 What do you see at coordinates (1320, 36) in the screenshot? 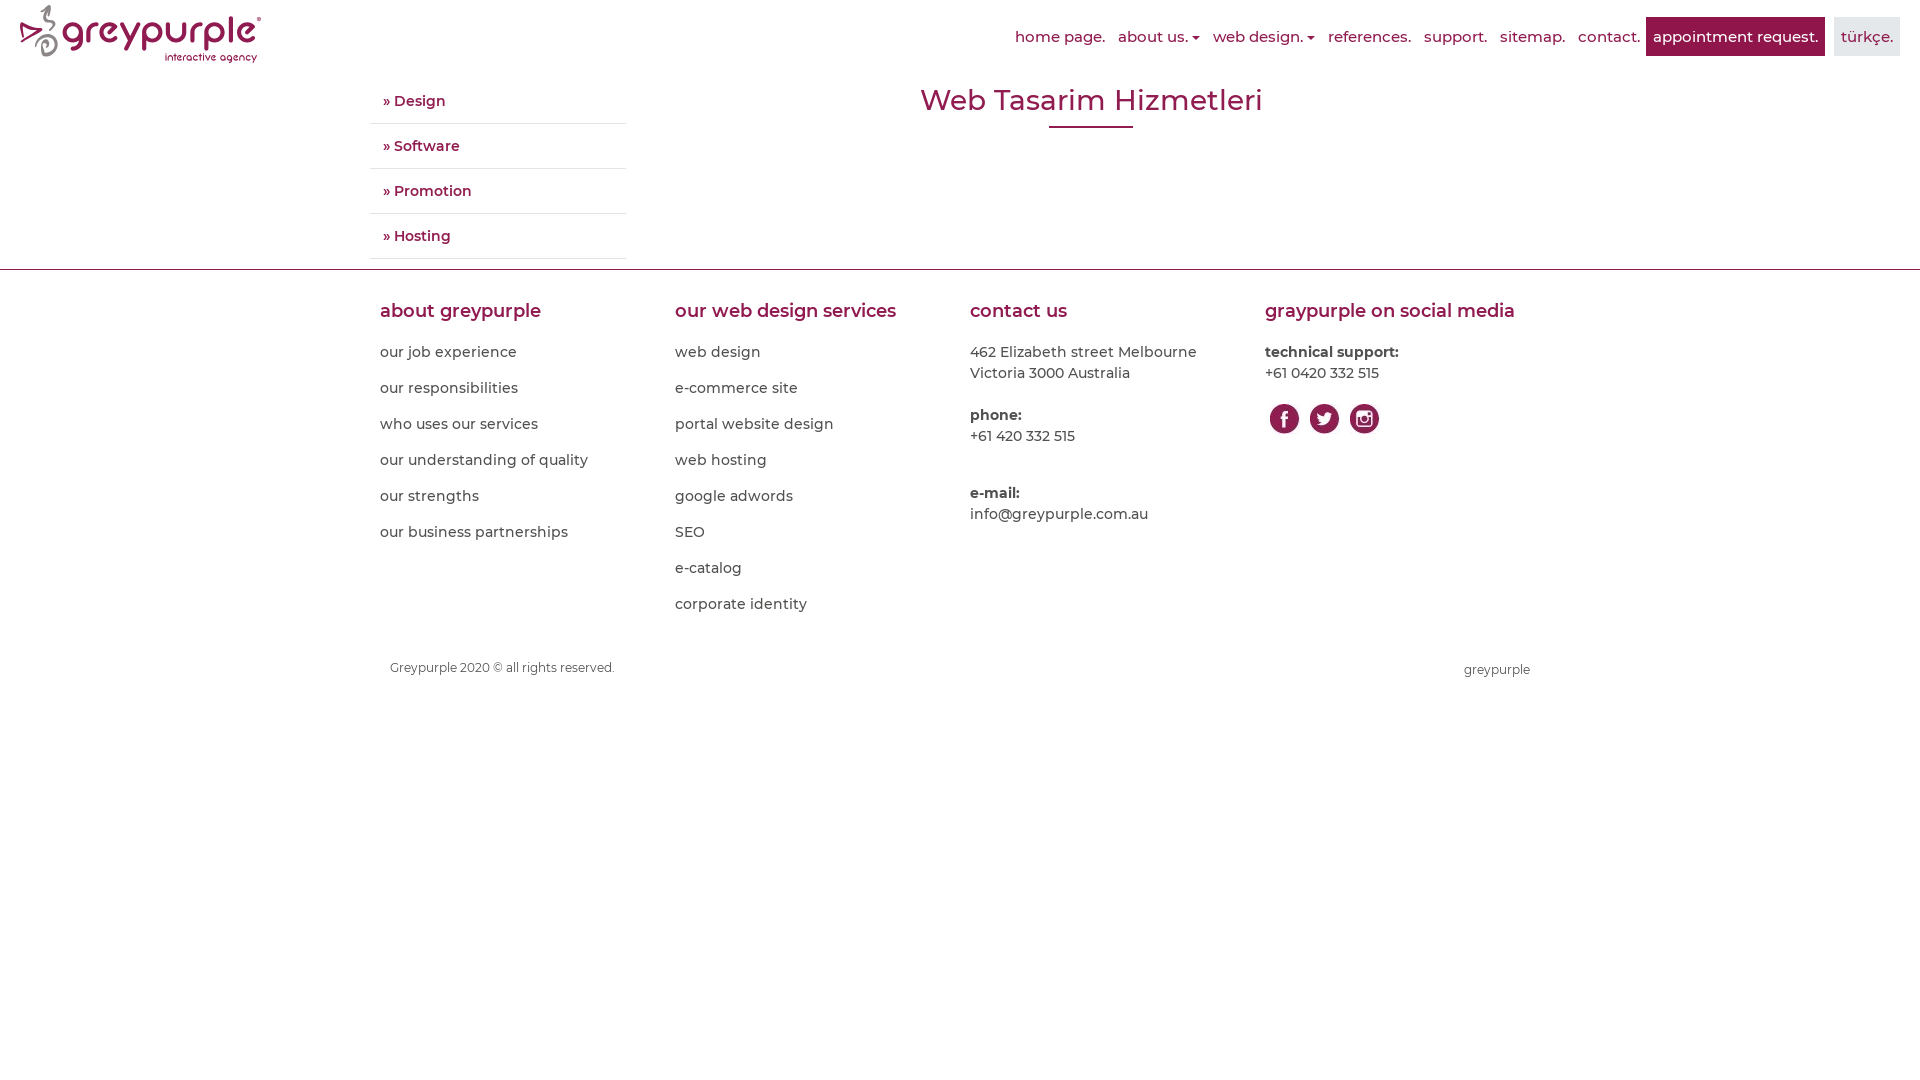
I see `'references.'` at bounding box center [1320, 36].